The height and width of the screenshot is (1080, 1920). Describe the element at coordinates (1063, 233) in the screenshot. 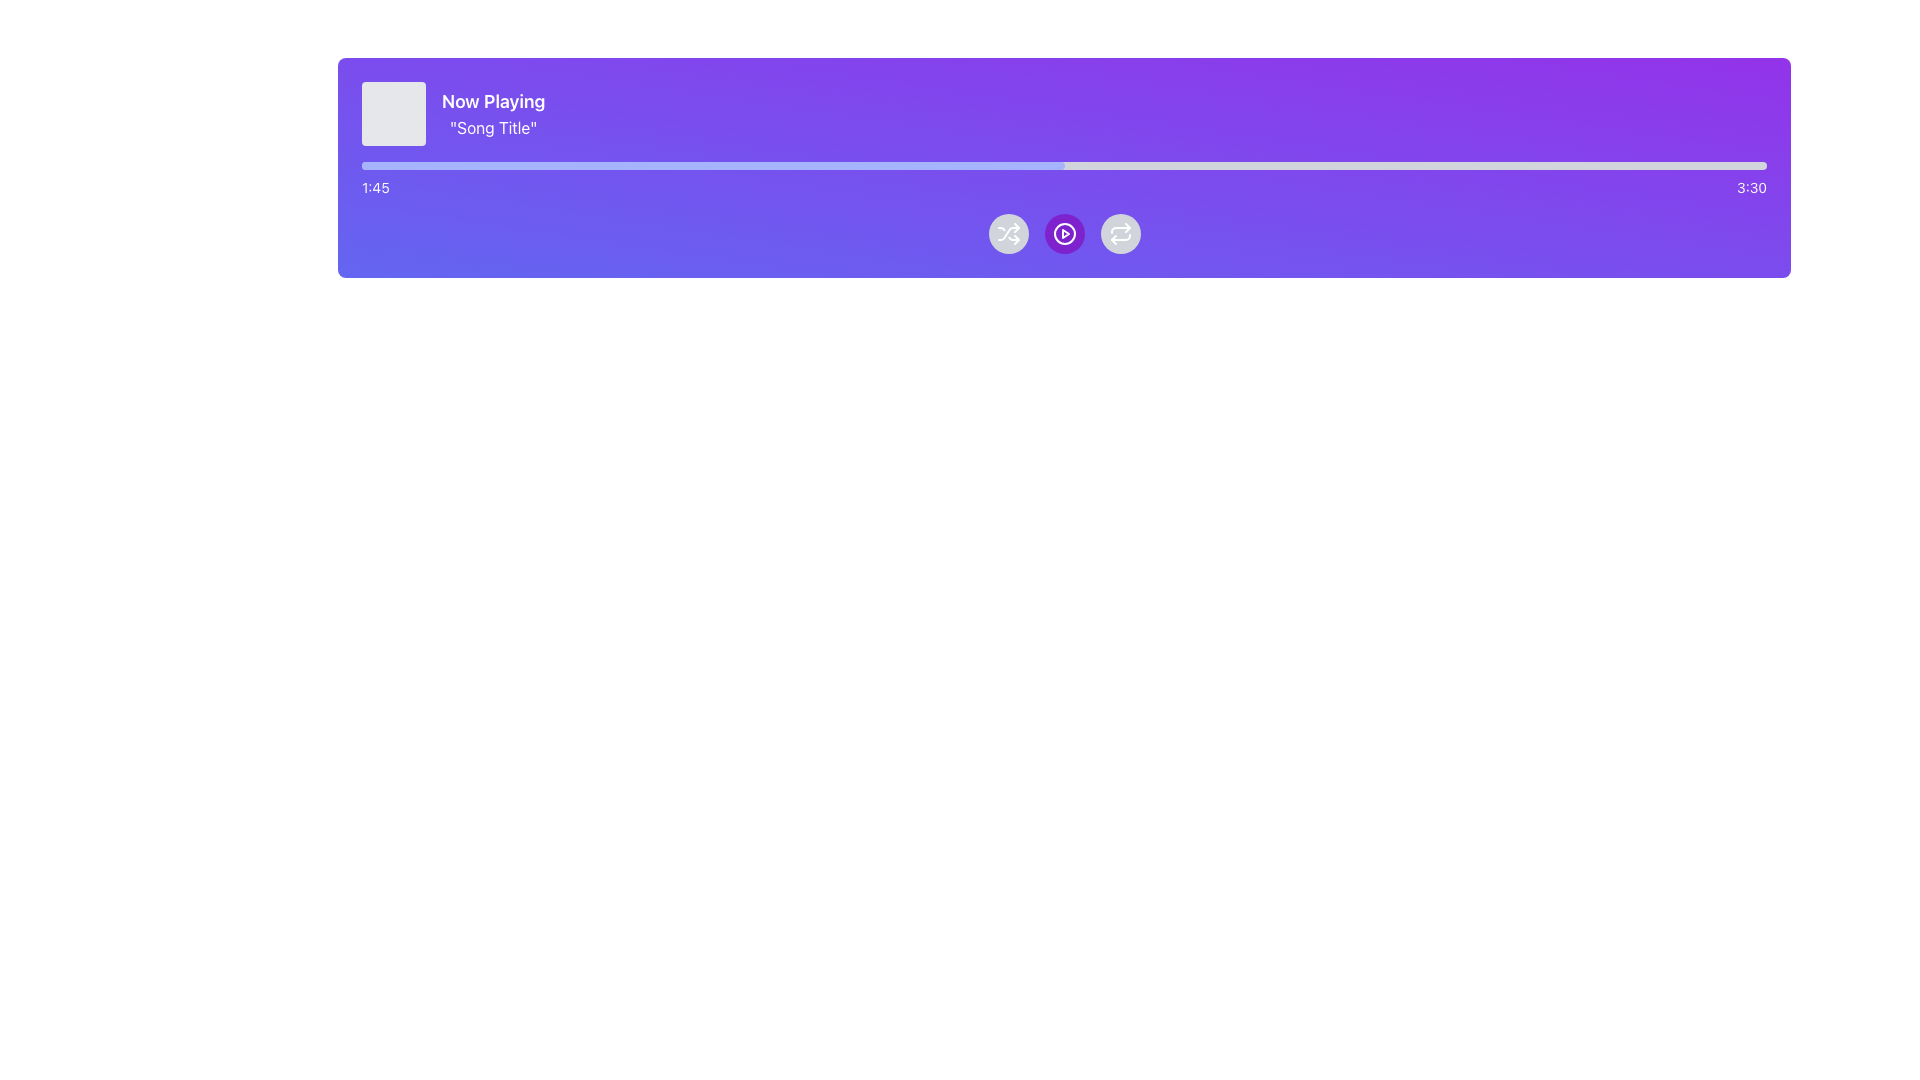

I see `the middle circular play button with a purple background and a white triangle symbol` at that location.